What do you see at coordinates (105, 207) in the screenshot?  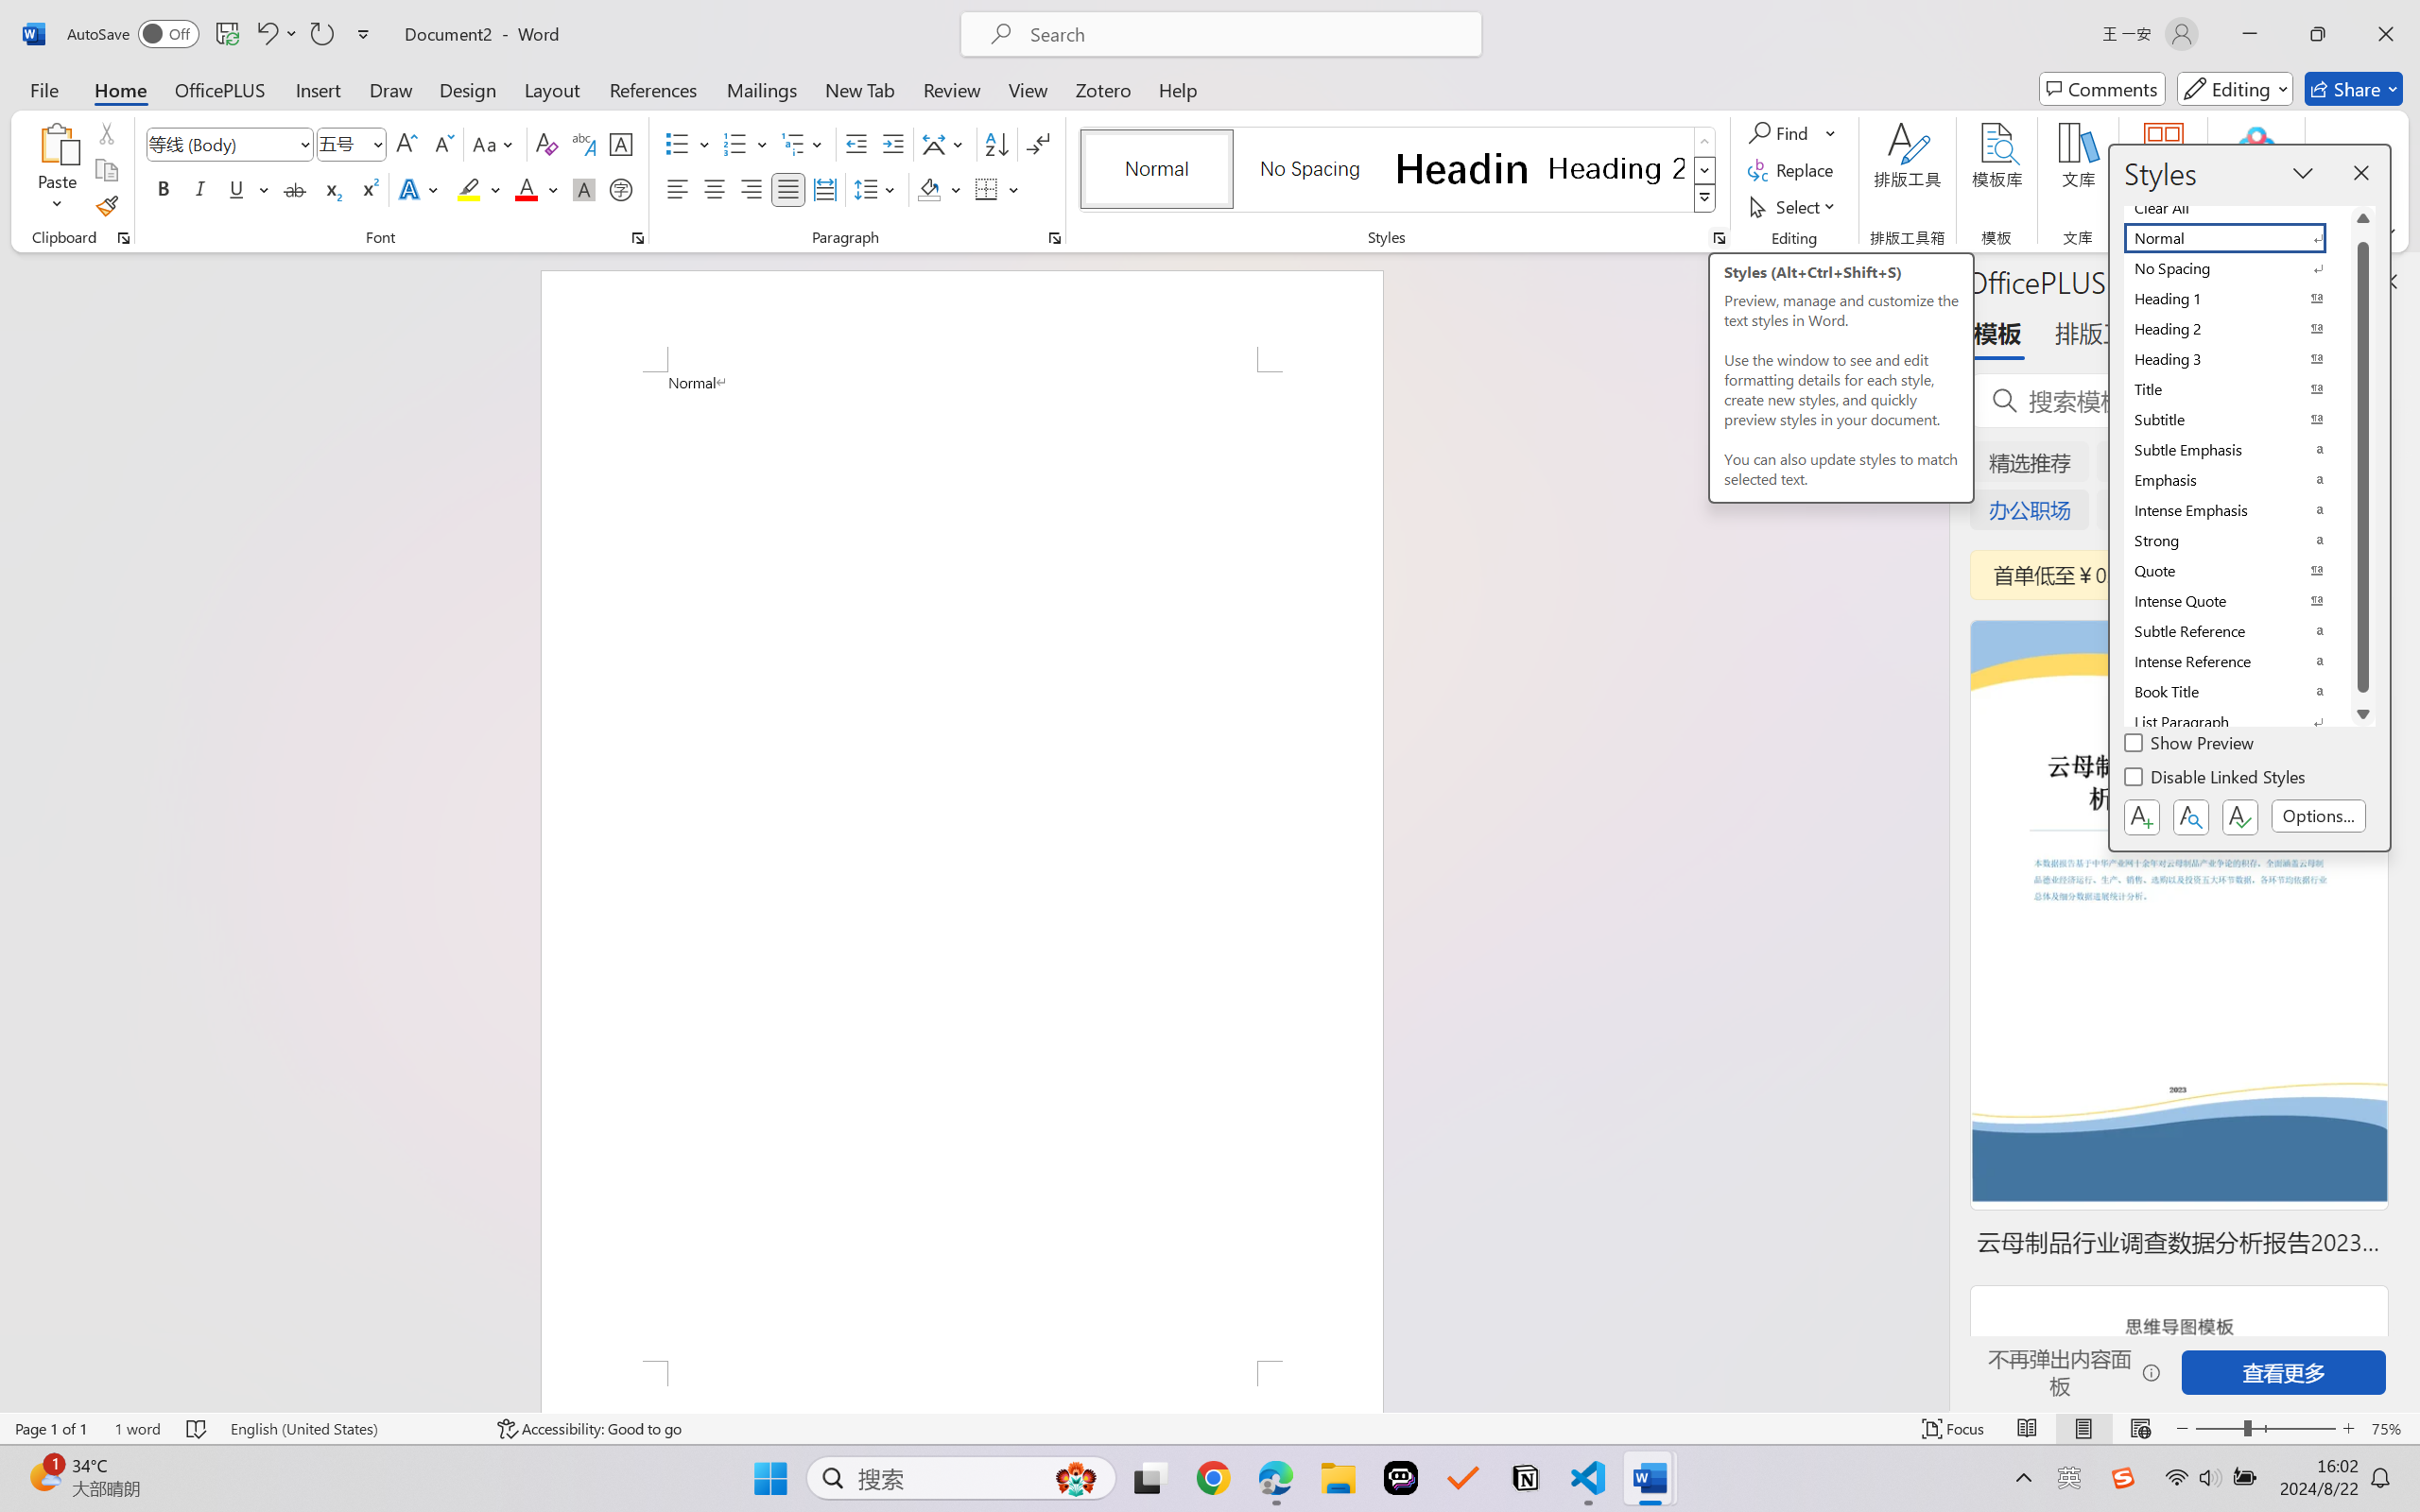 I see `'Format Painter'` at bounding box center [105, 207].